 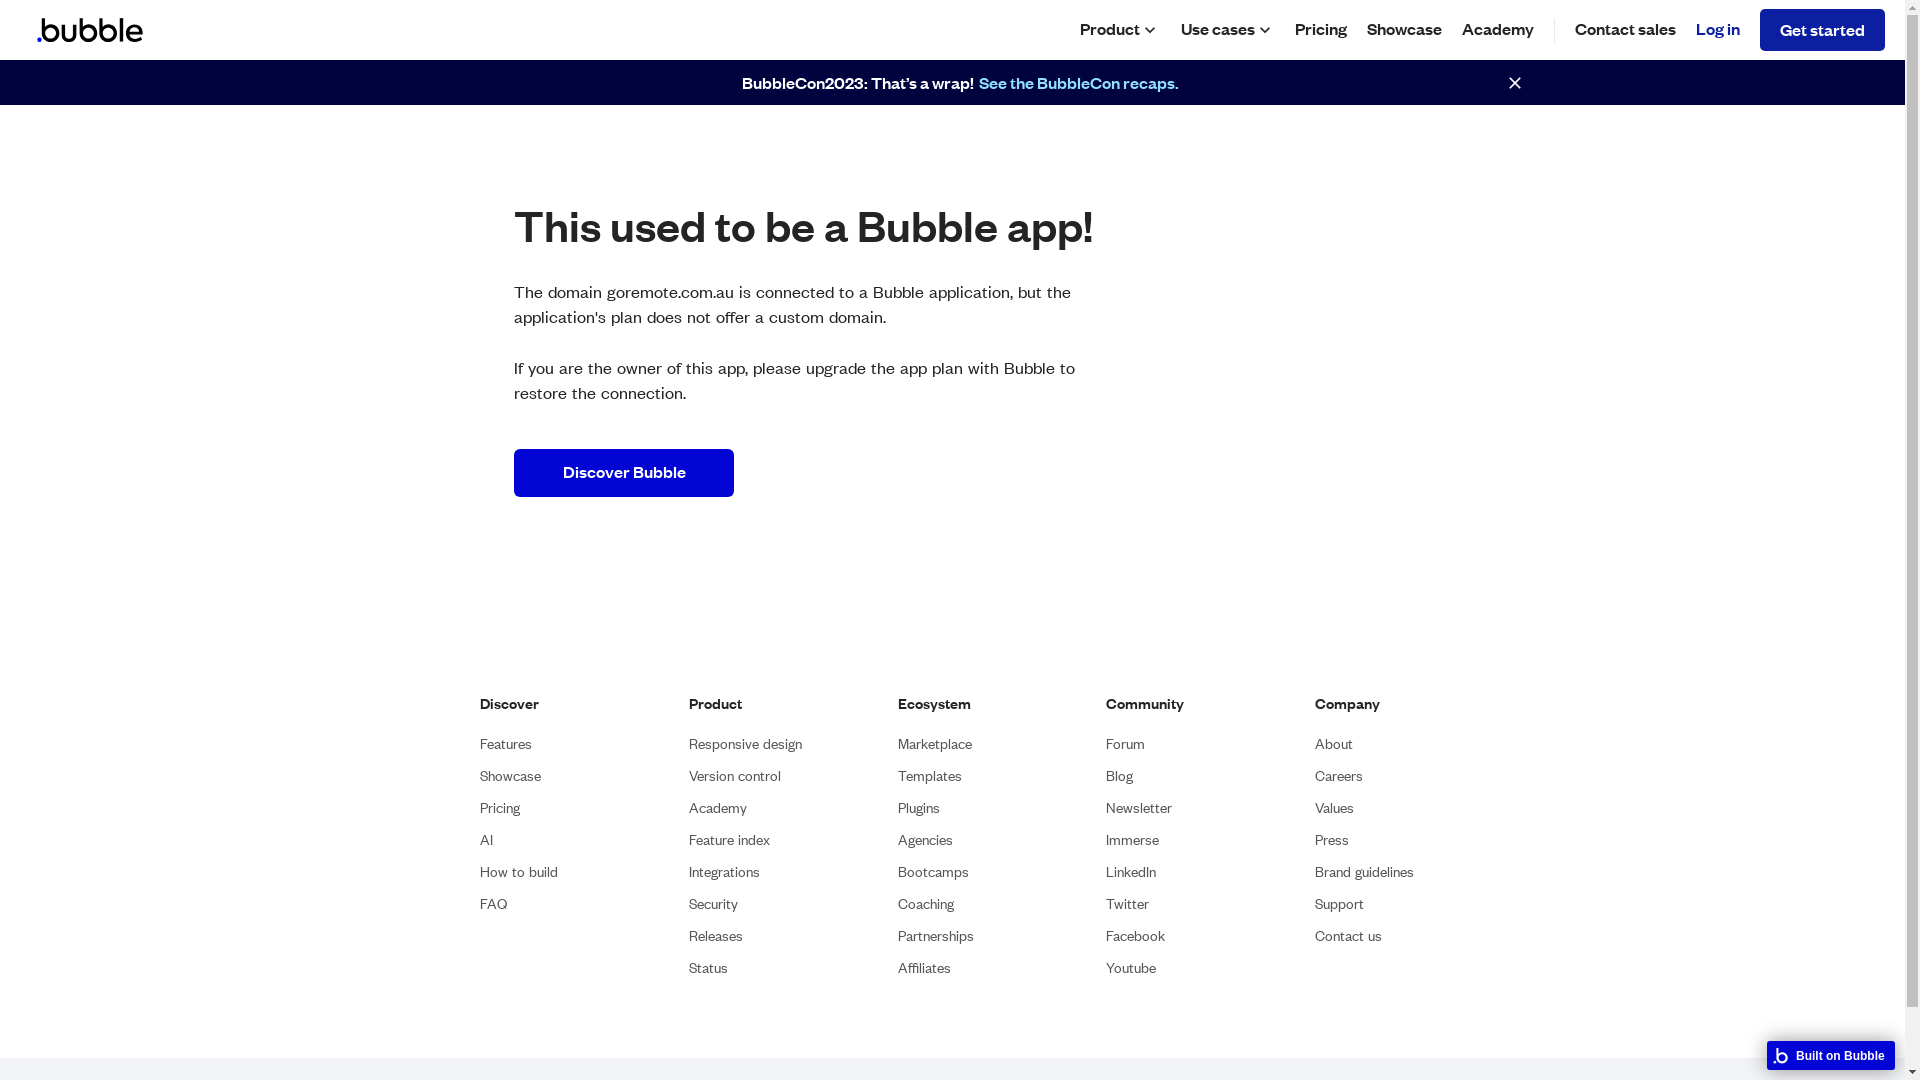 What do you see at coordinates (480, 839) in the screenshot?
I see `'AI'` at bounding box center [480, 839].